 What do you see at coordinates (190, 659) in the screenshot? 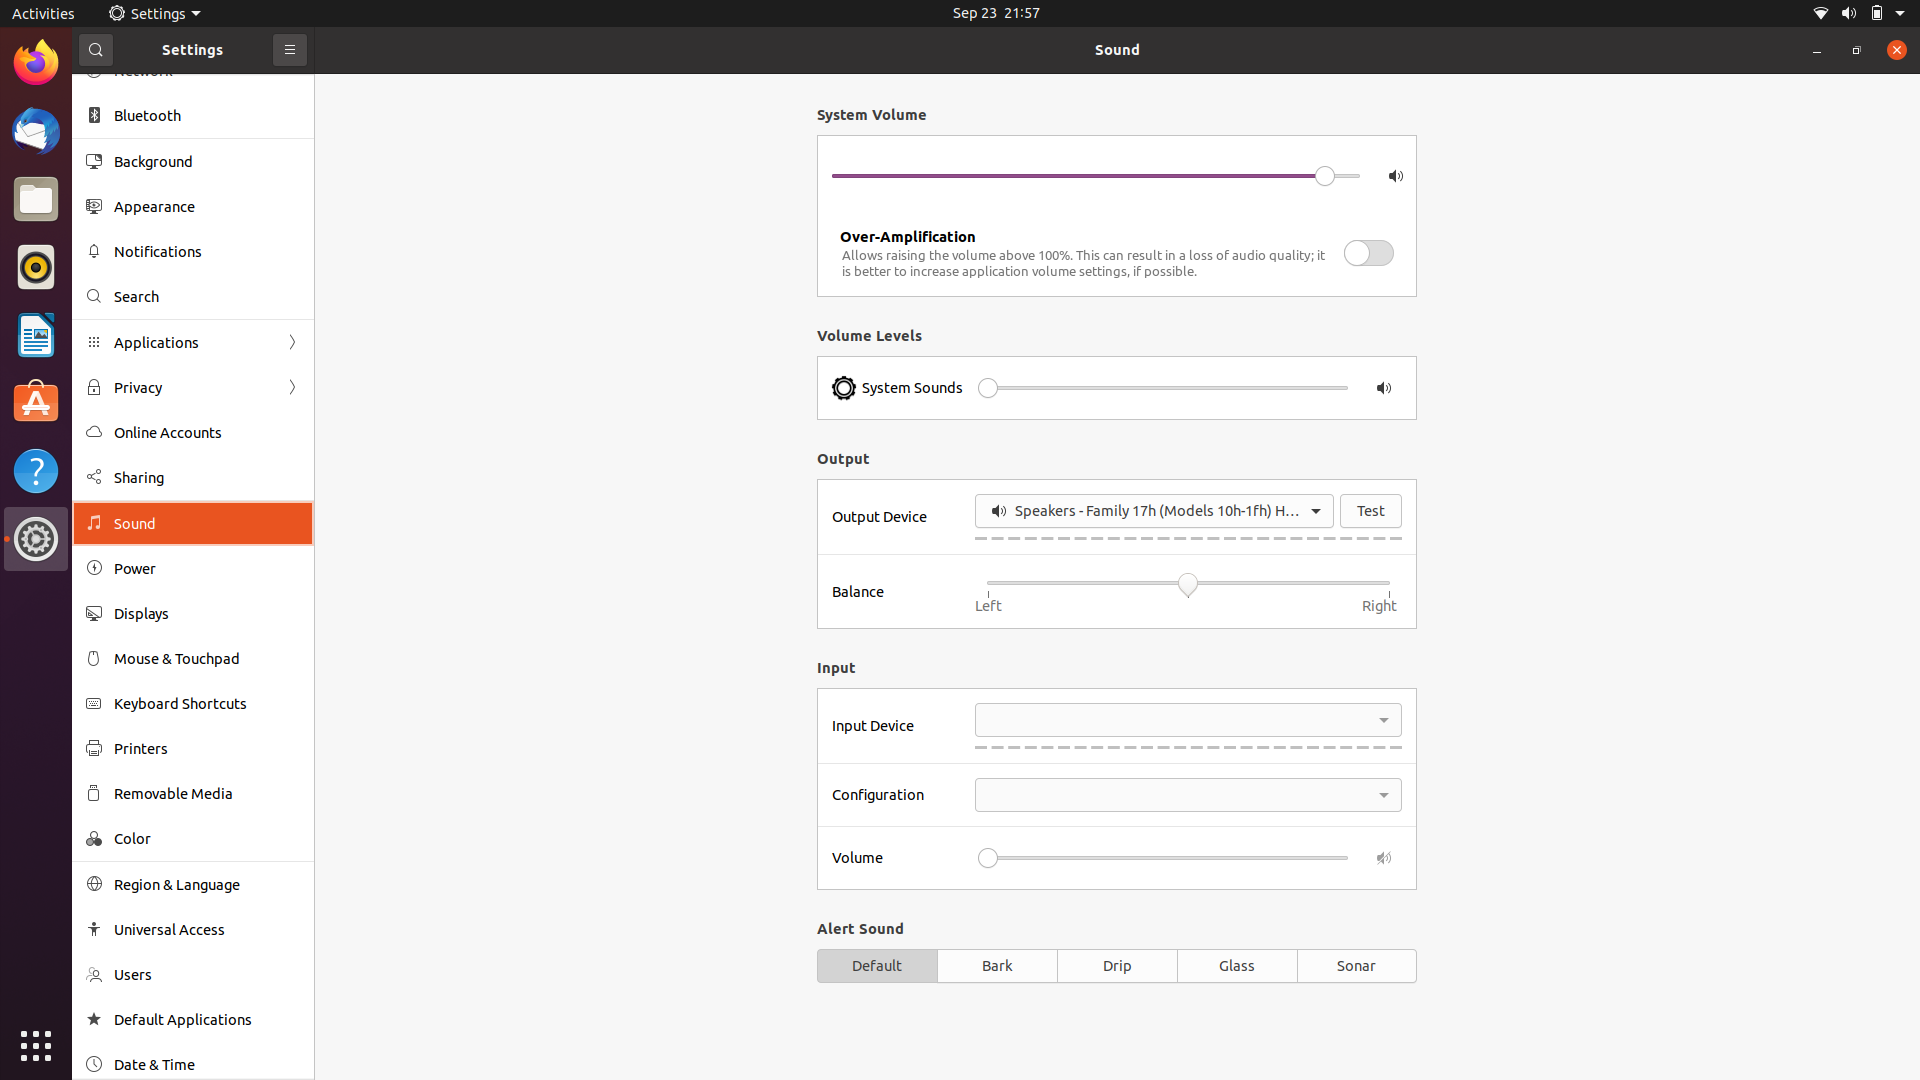
I see `Update settings related to mouse and trackpad` at bounding box center [190, 659].